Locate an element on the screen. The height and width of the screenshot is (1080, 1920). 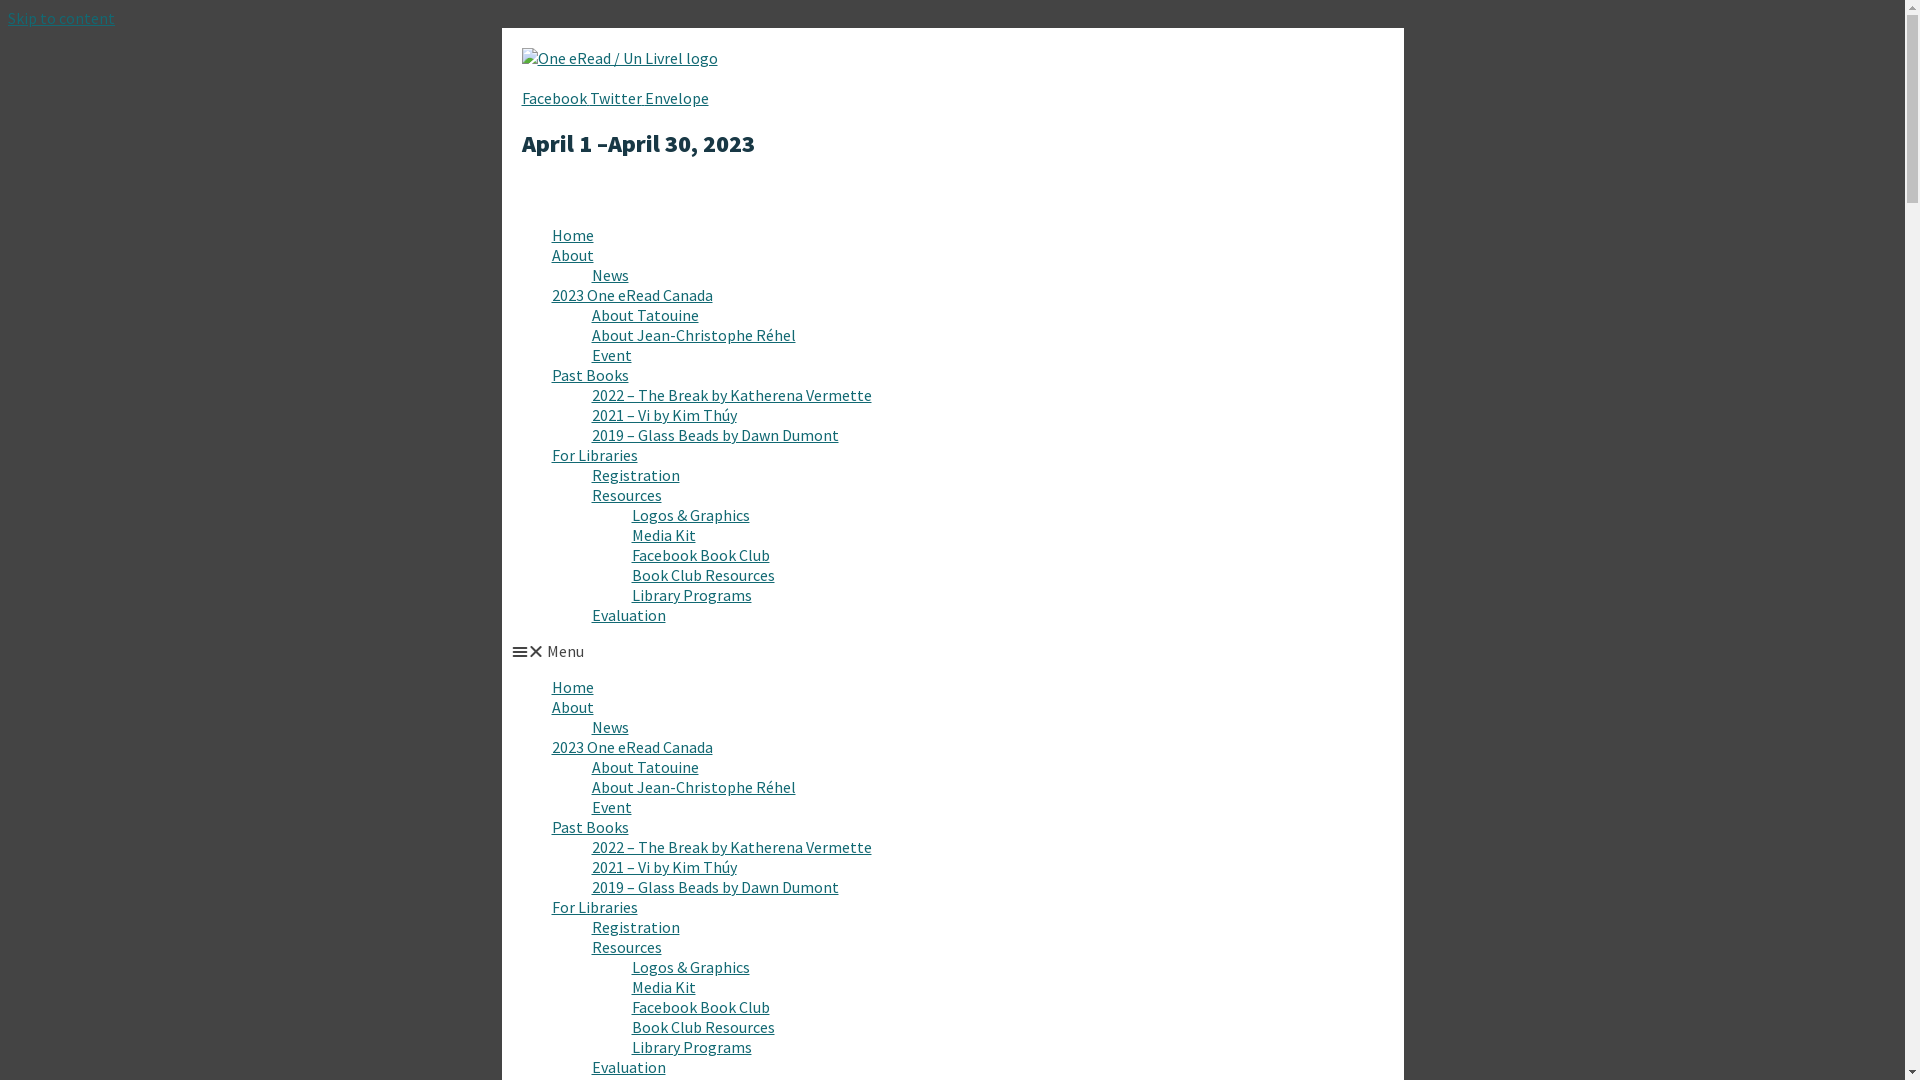
'Library Programs' is located at coordinates (691, 593).